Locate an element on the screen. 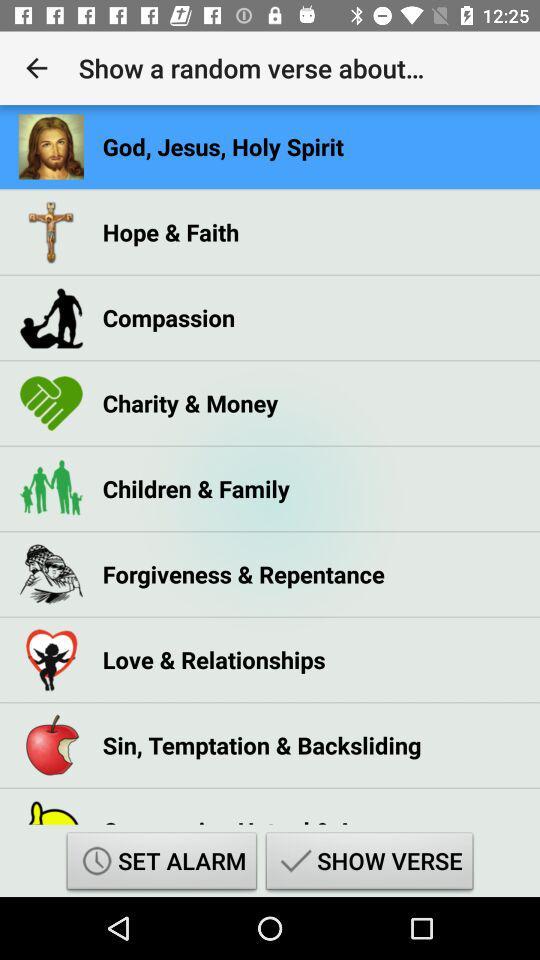  the overcoming hatred & anger is located at coordinates (251, 815).